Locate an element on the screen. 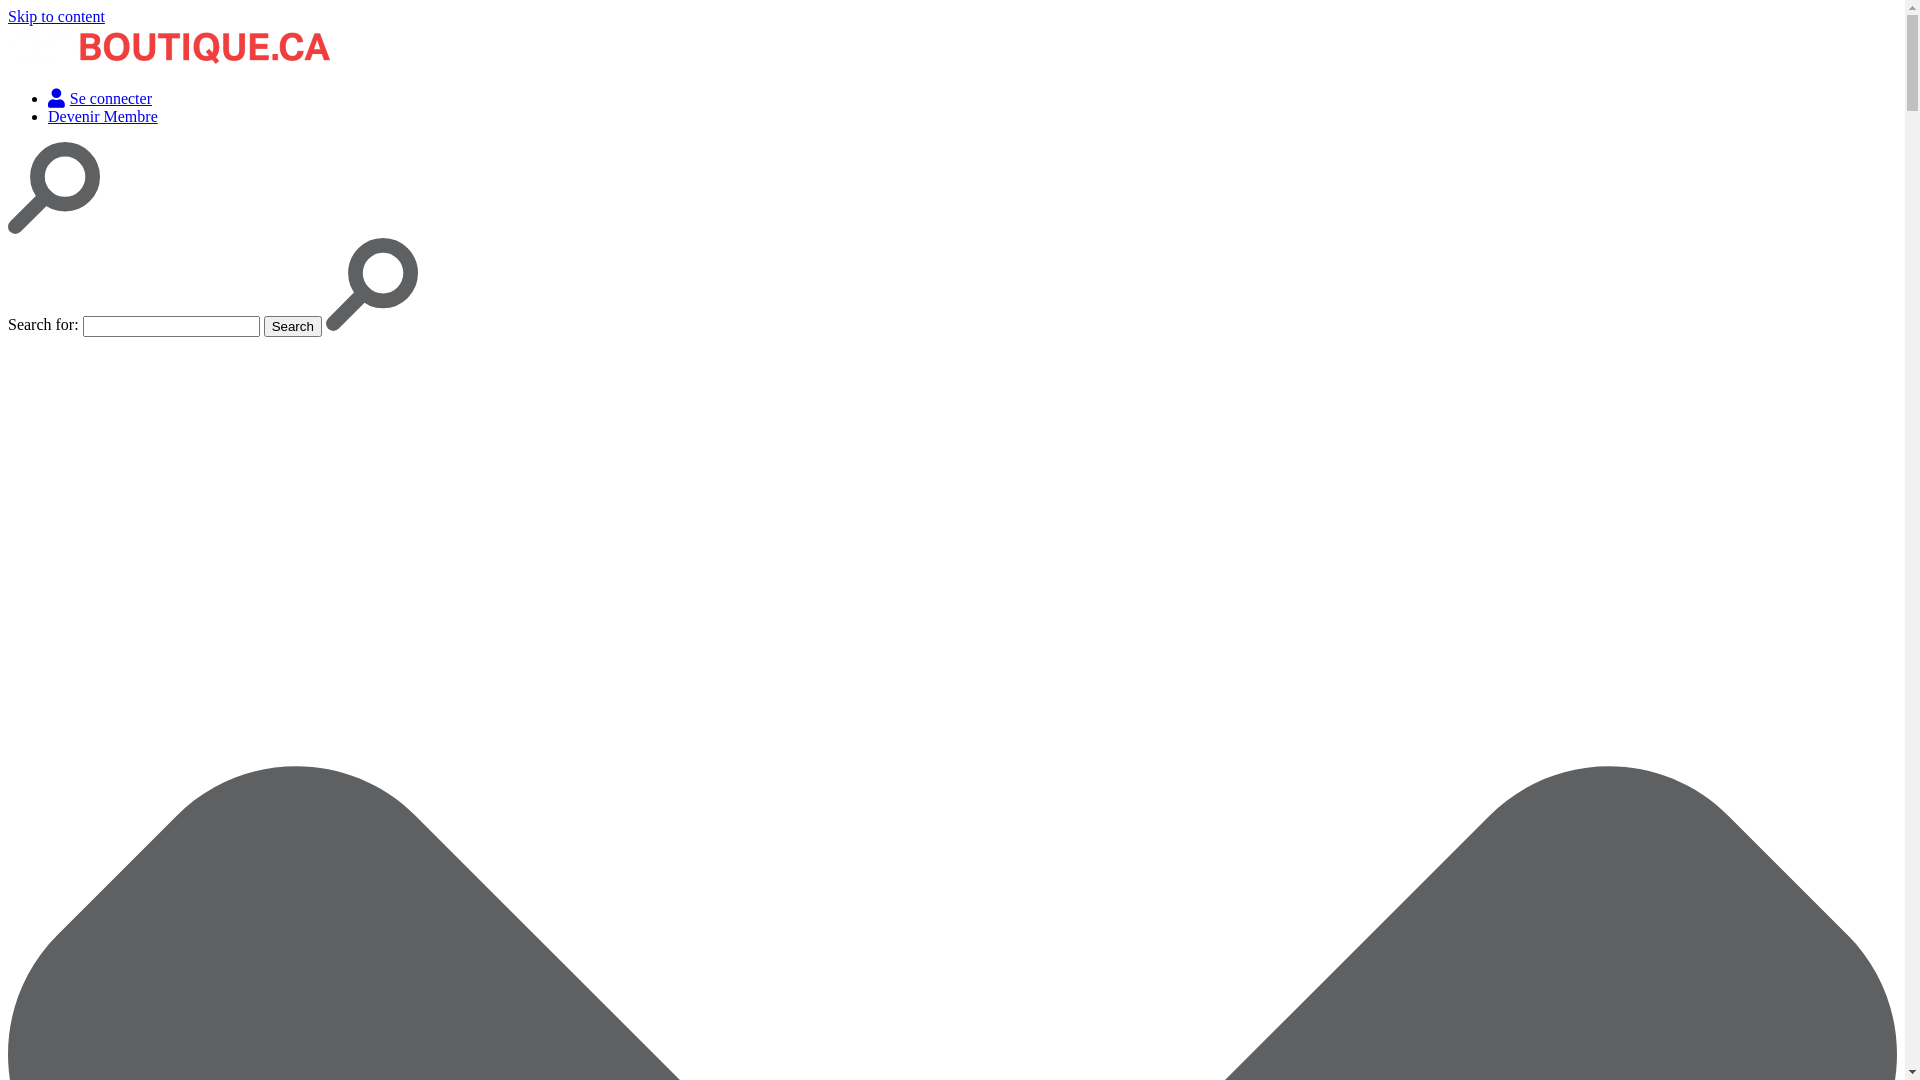 This screenshot has width=1920, height=1080. 'Se connecter' is located at coordinates (99, 98).